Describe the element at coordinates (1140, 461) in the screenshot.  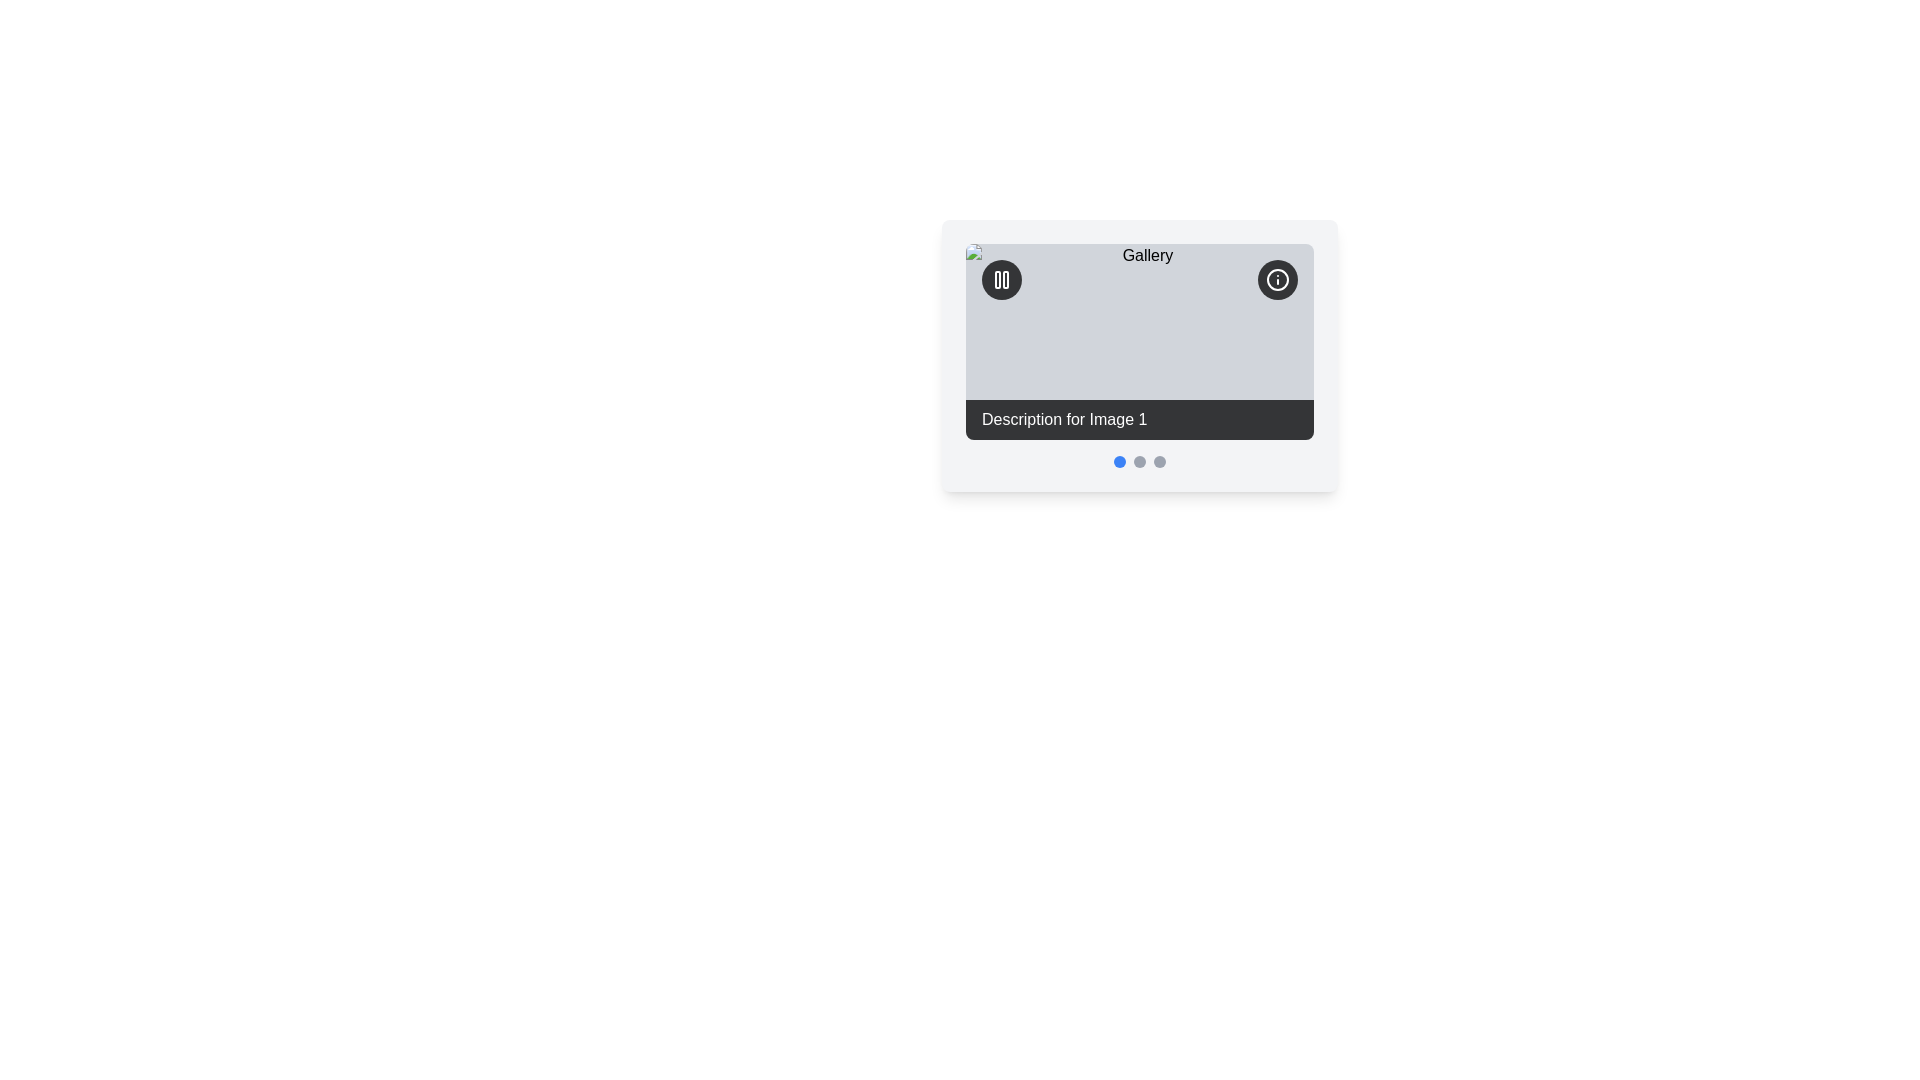
I see `the third navigation dot located beneath the 'Description for Image 1' bar` at that location.